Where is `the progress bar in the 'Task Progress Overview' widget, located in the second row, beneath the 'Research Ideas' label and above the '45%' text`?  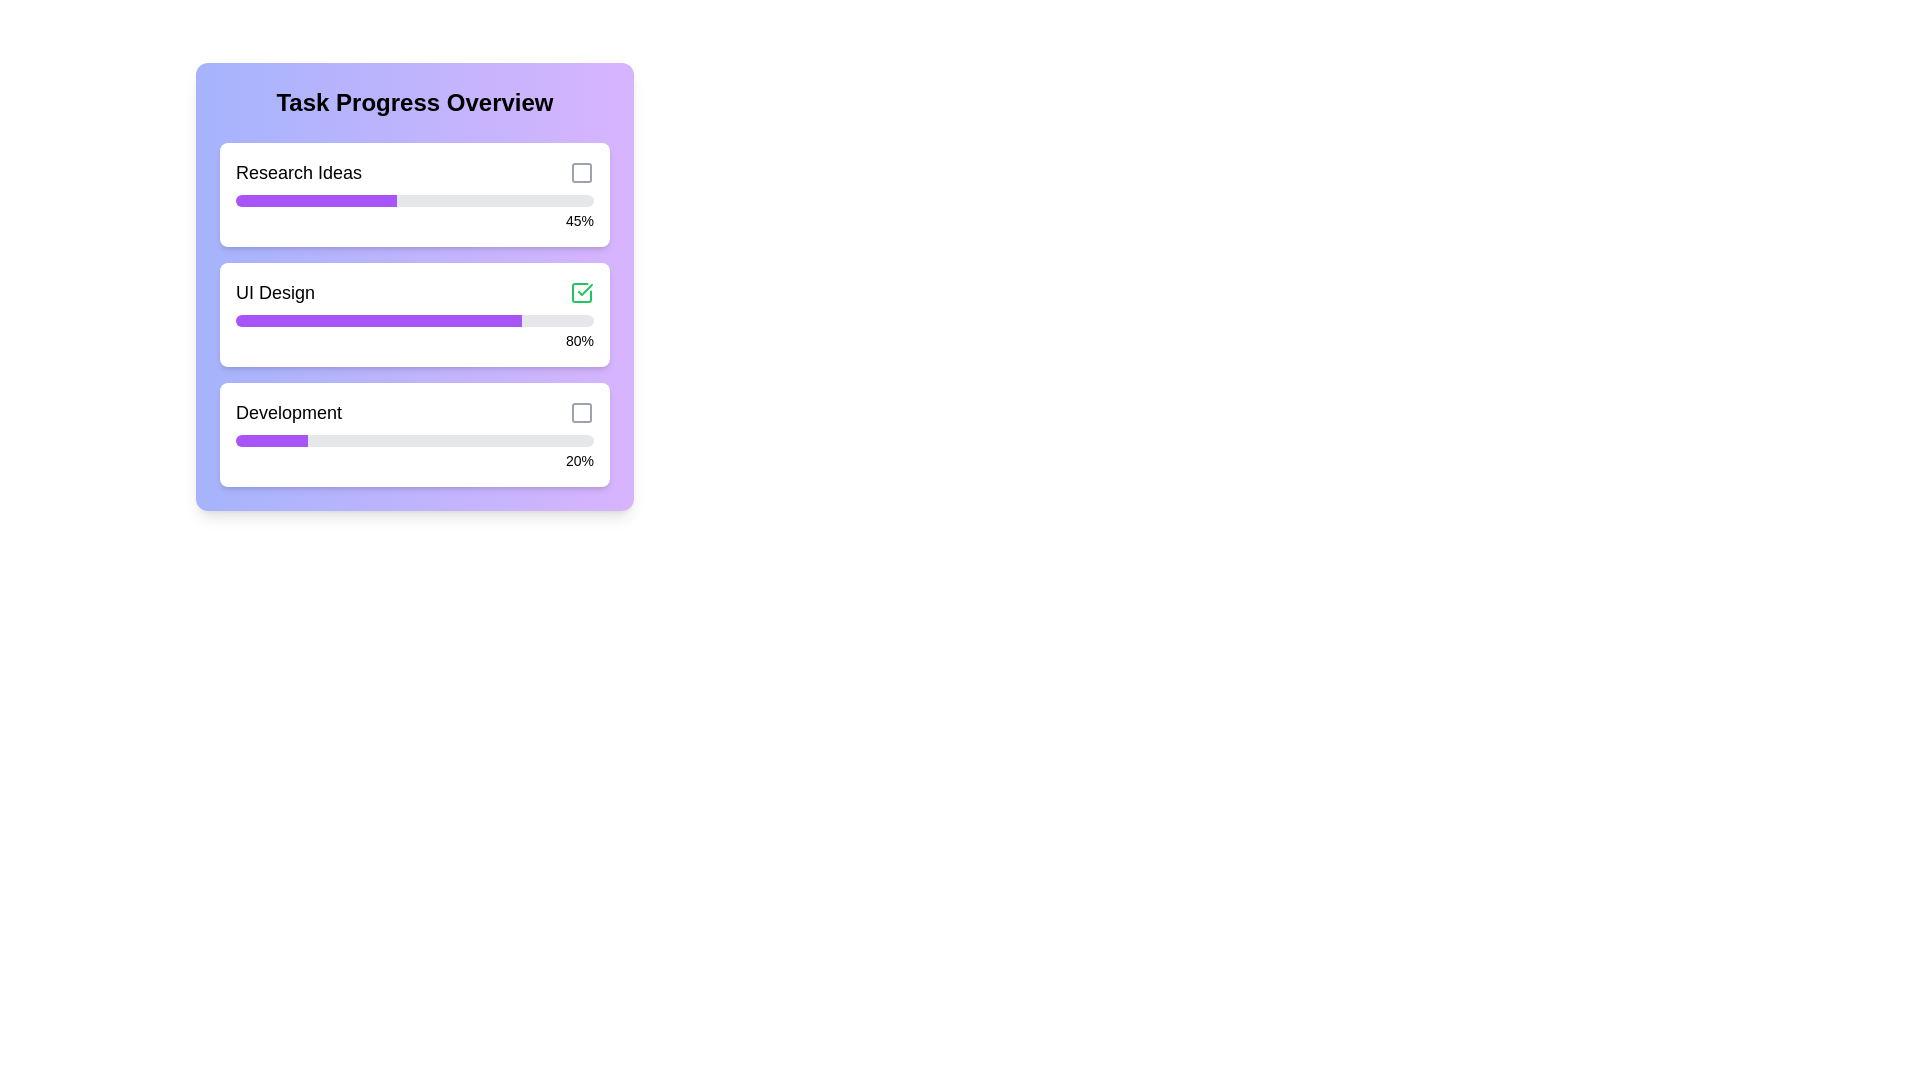 the progress bar in the 'Task Progress Overview' widget, located in the second row, beneath the 'Research Ideas' label and above the '45%' text is located at coordinates (413, 200).